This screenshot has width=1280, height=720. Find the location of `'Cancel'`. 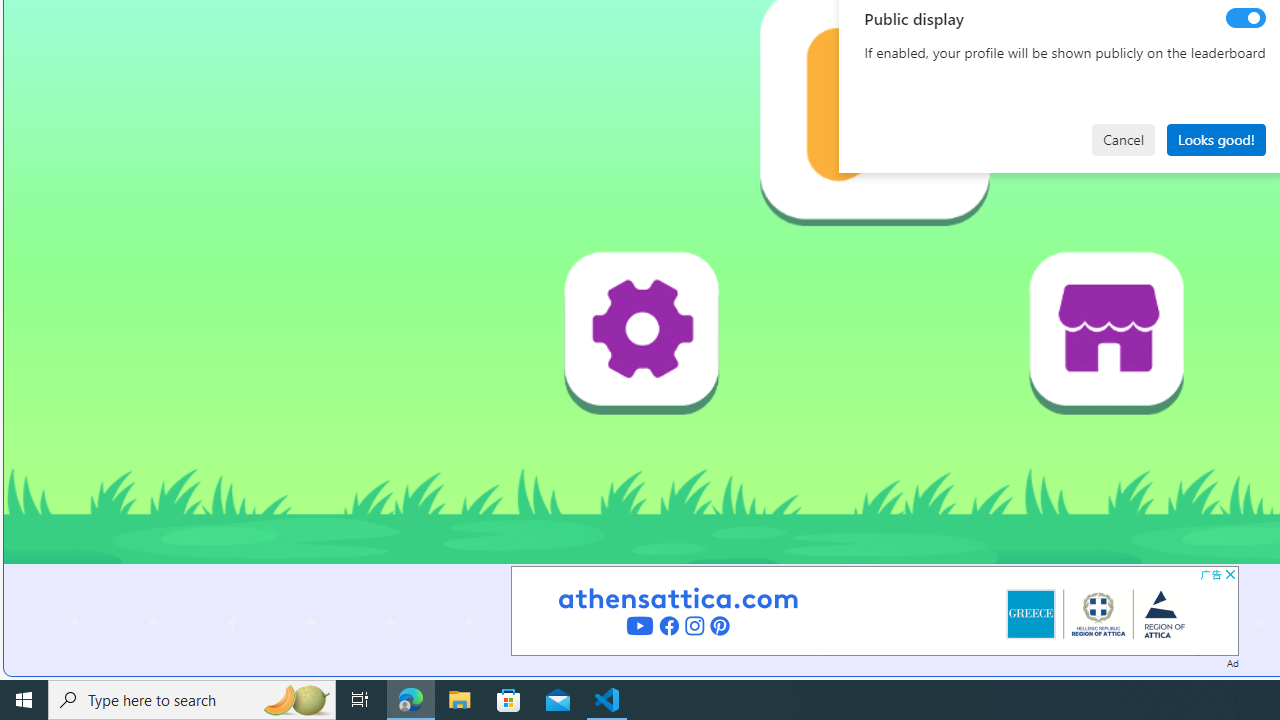

'Cancel' is located at coordinates (1123, 138).